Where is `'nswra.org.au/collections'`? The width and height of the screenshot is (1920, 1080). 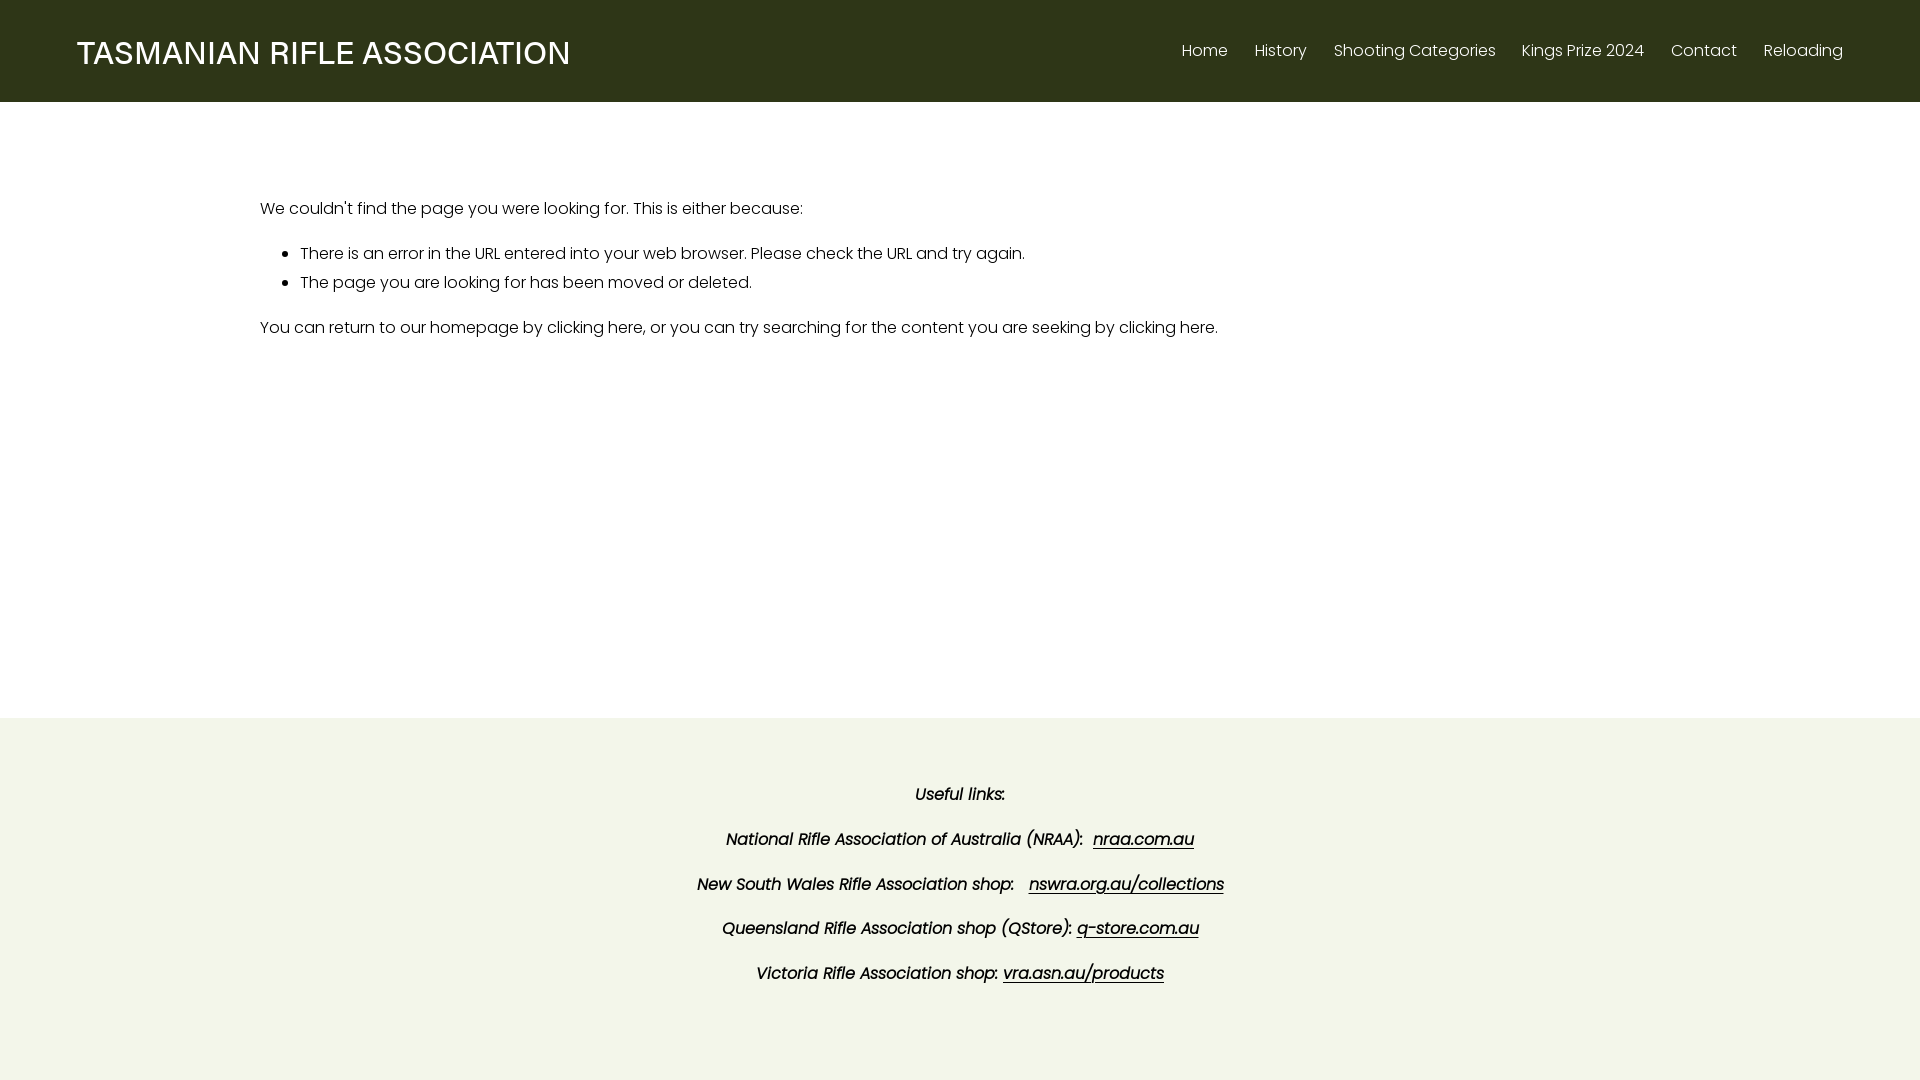 'nswra.org.au/collections' is located at coordinates (1027, 884).